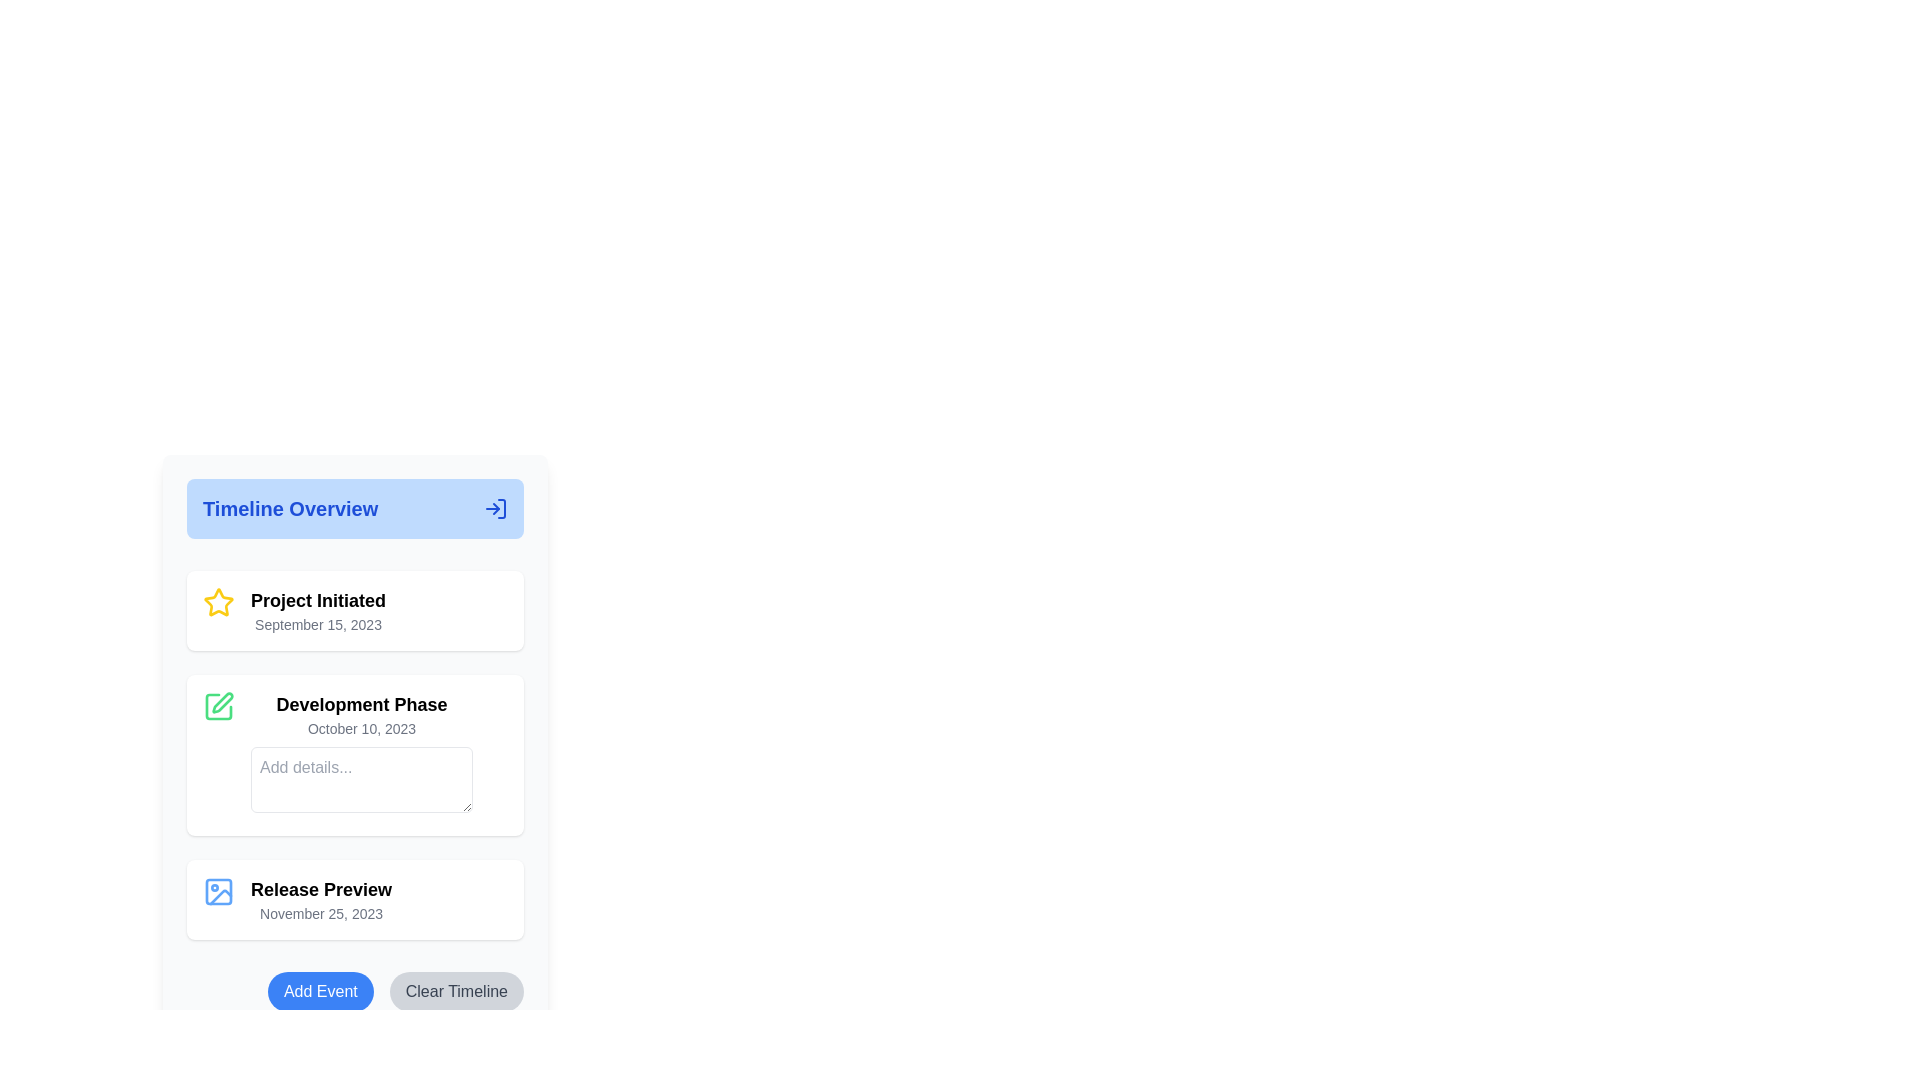 Image resolution: width=1920 pixels, height=1080 pixels. Describe the element at coordinates (222, 701) in the screenshot. I see `the editing icon, which resembles a pen intersecting a rectangle, located as the second entry in the vertical list of timeline items` at that location.